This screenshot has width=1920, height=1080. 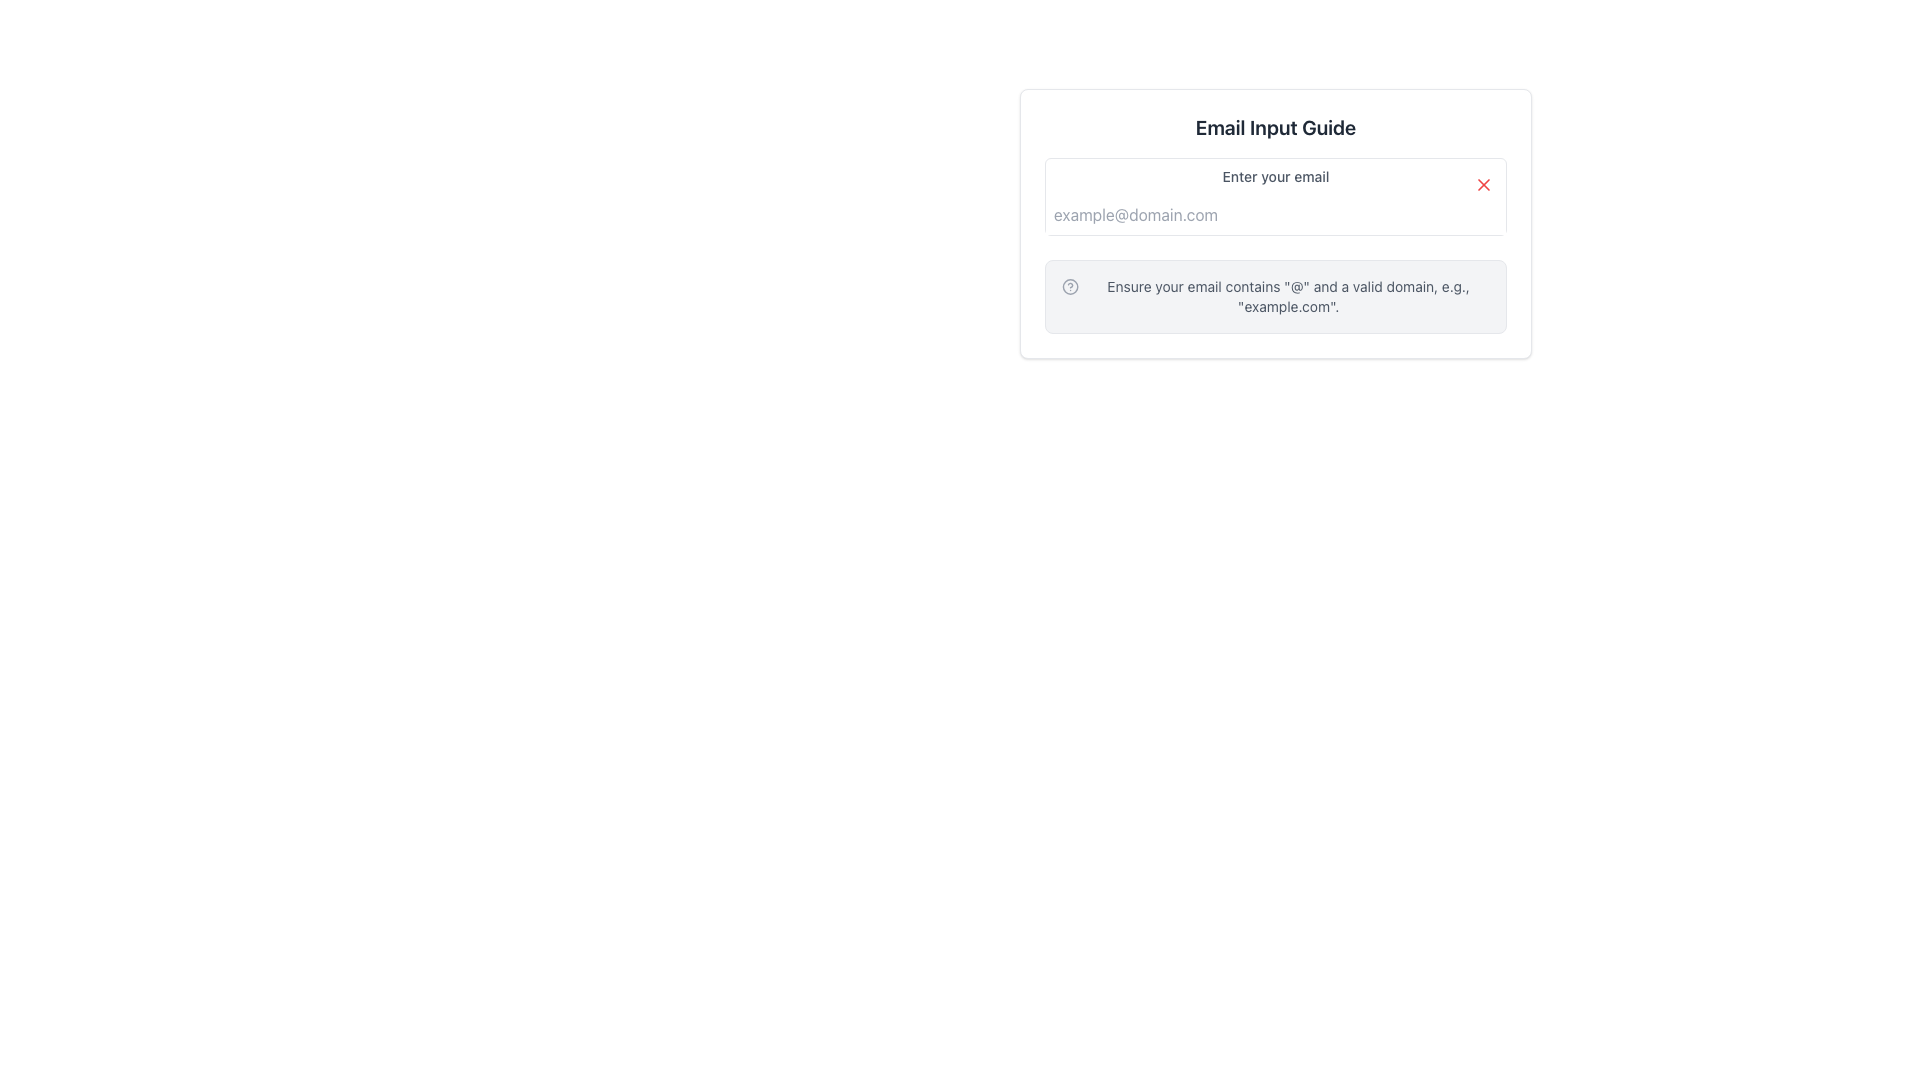 What do you see at coordinates (1275, 297) in the screenshot?
I see `the help icon located in the Text with icon helper box beneath the email input field labeled 'Enter your email'` at bounding box center [1275, 297].